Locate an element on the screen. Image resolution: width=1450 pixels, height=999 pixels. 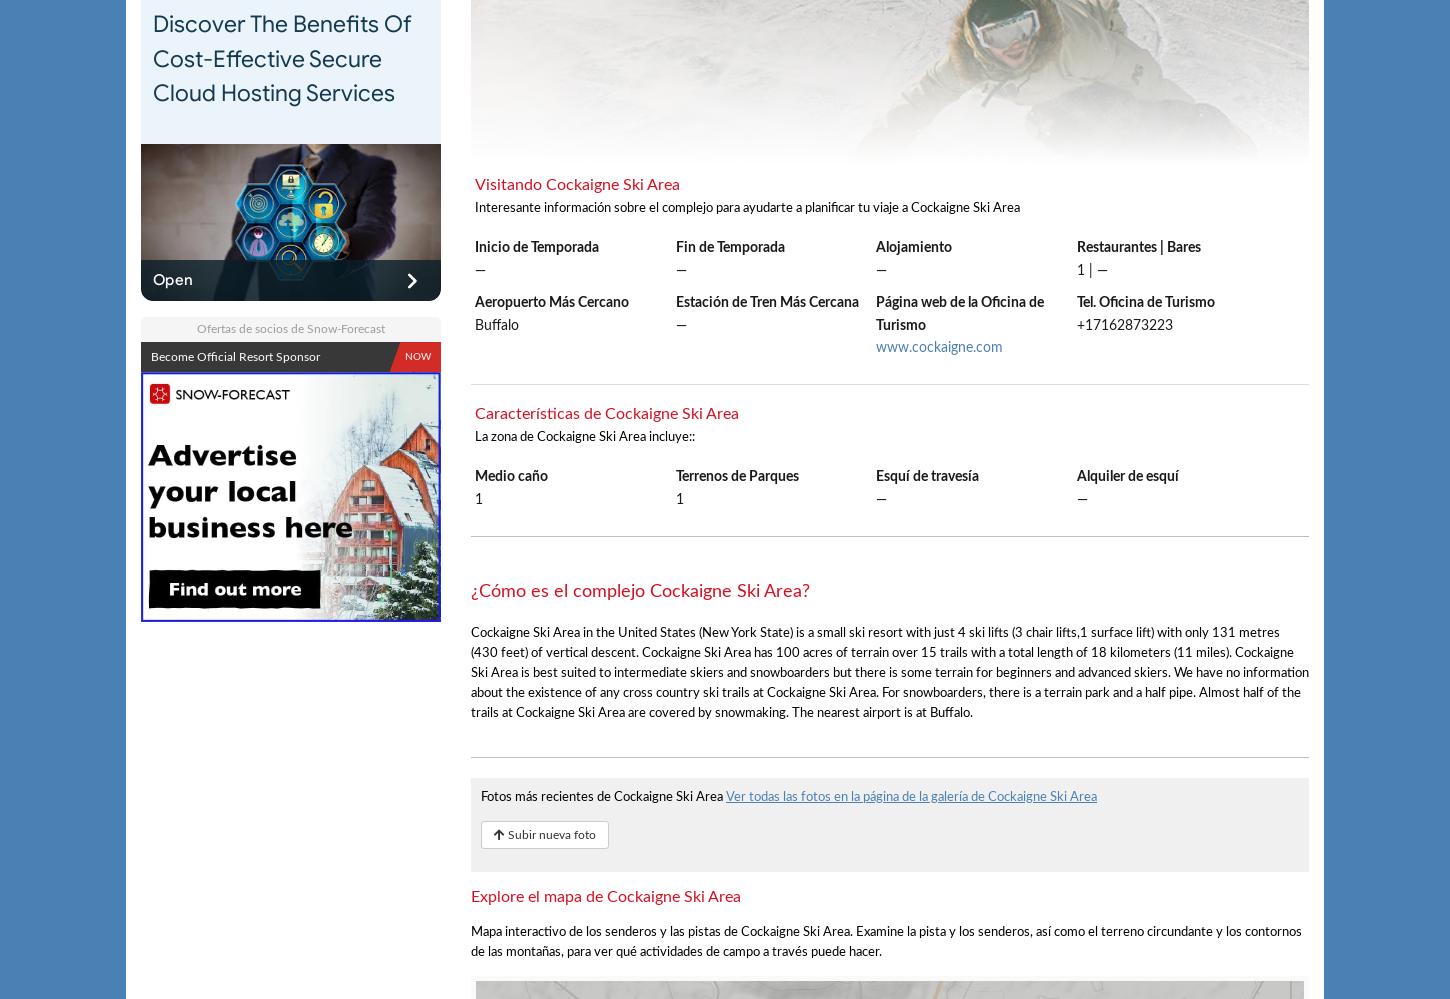
'La zona de Cockaigne Ski Area incluye::' is located at coordinates (584, 436).